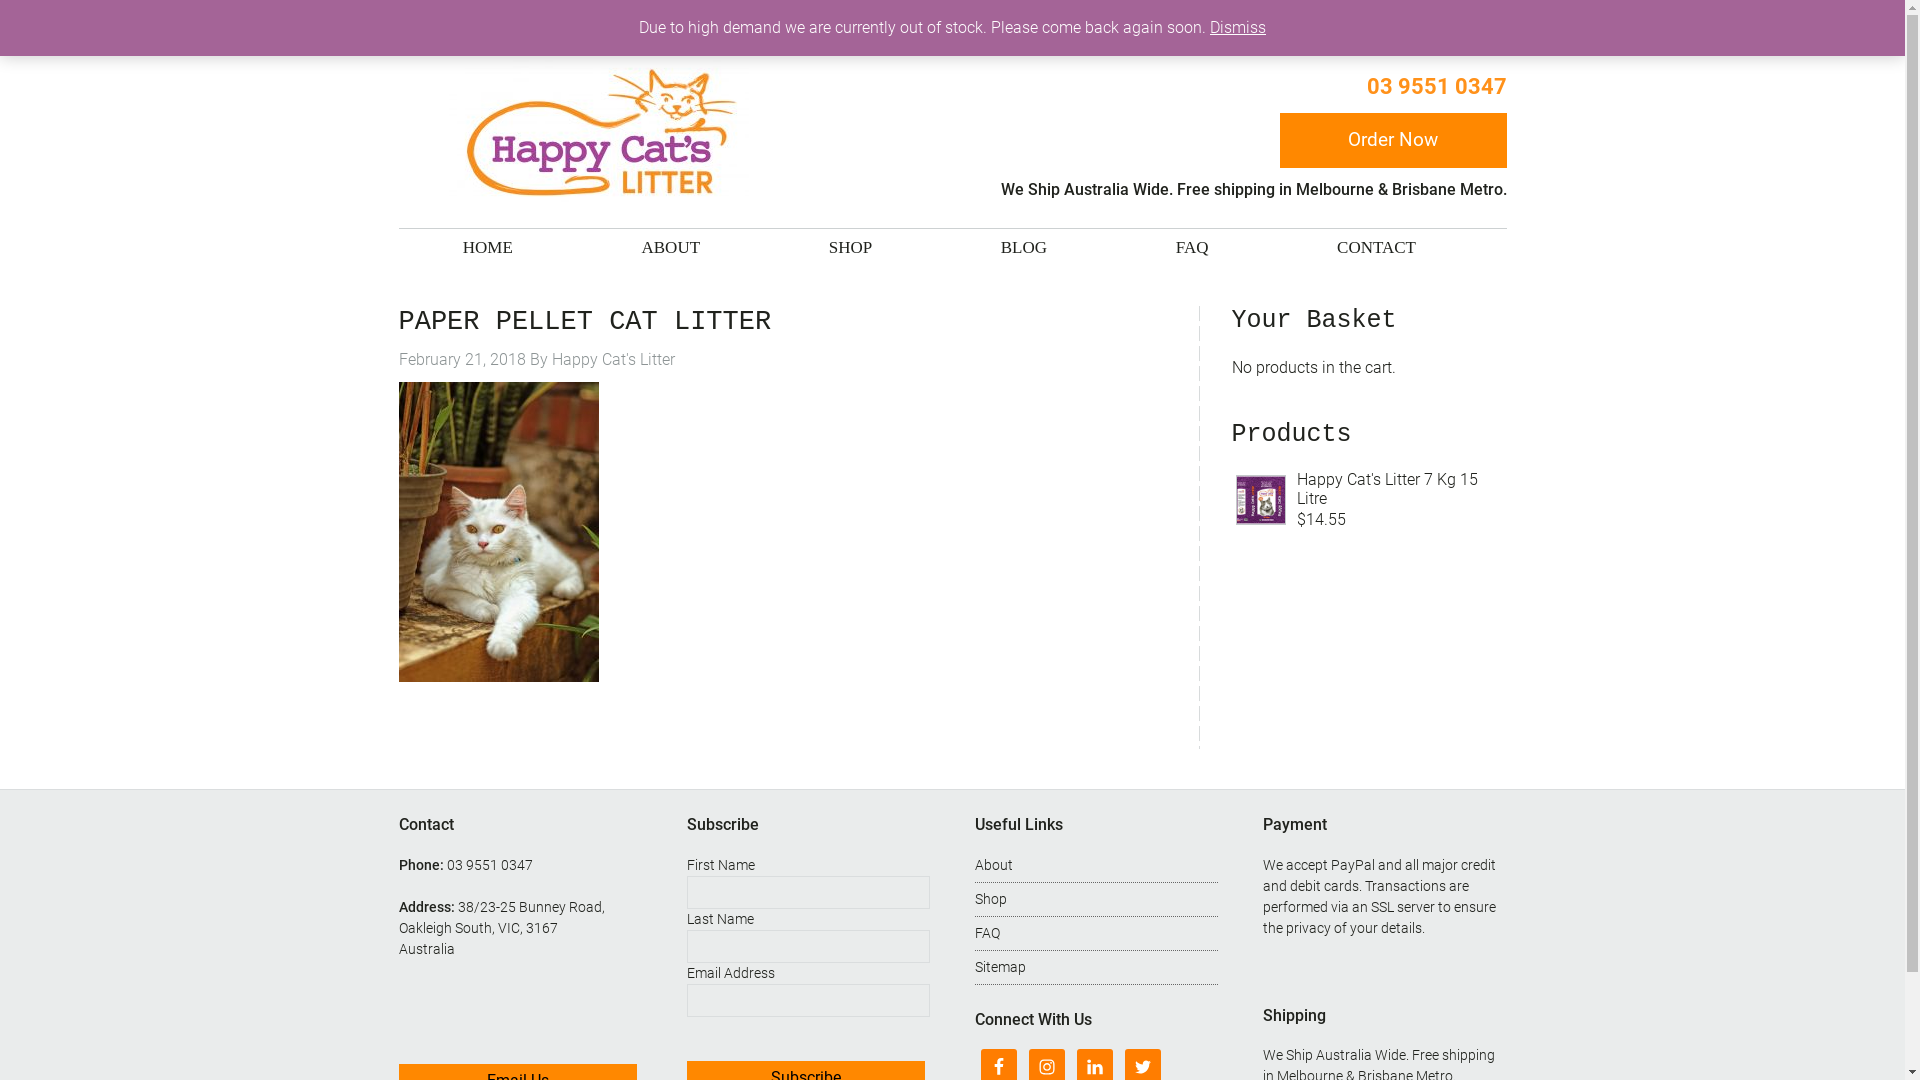 The width and height of the screenshot is (1920, 1080). What do you see at coordinates (0, 0) in the screenshot?
I see `'Skip to primary navigation'` at bounding box center [0, 0].